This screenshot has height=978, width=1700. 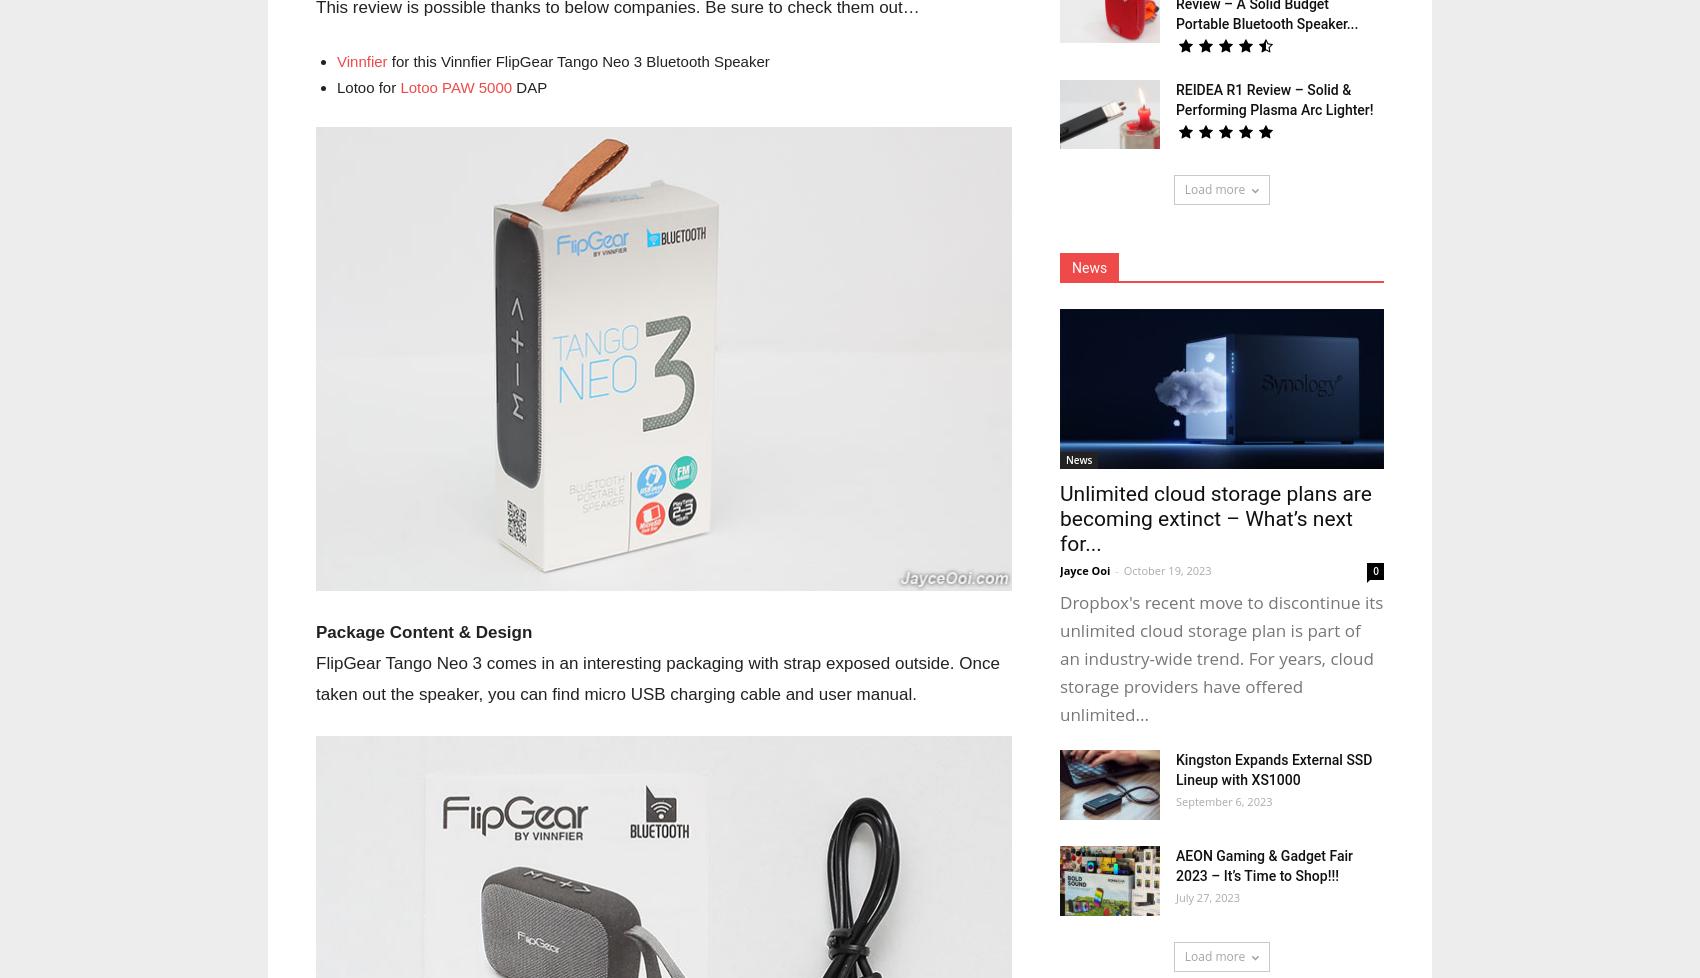 What do you see at coordinates (1175, 896) in the screenshot?
I see `'July 27, 2023'` at bounding box center [1175, 896].